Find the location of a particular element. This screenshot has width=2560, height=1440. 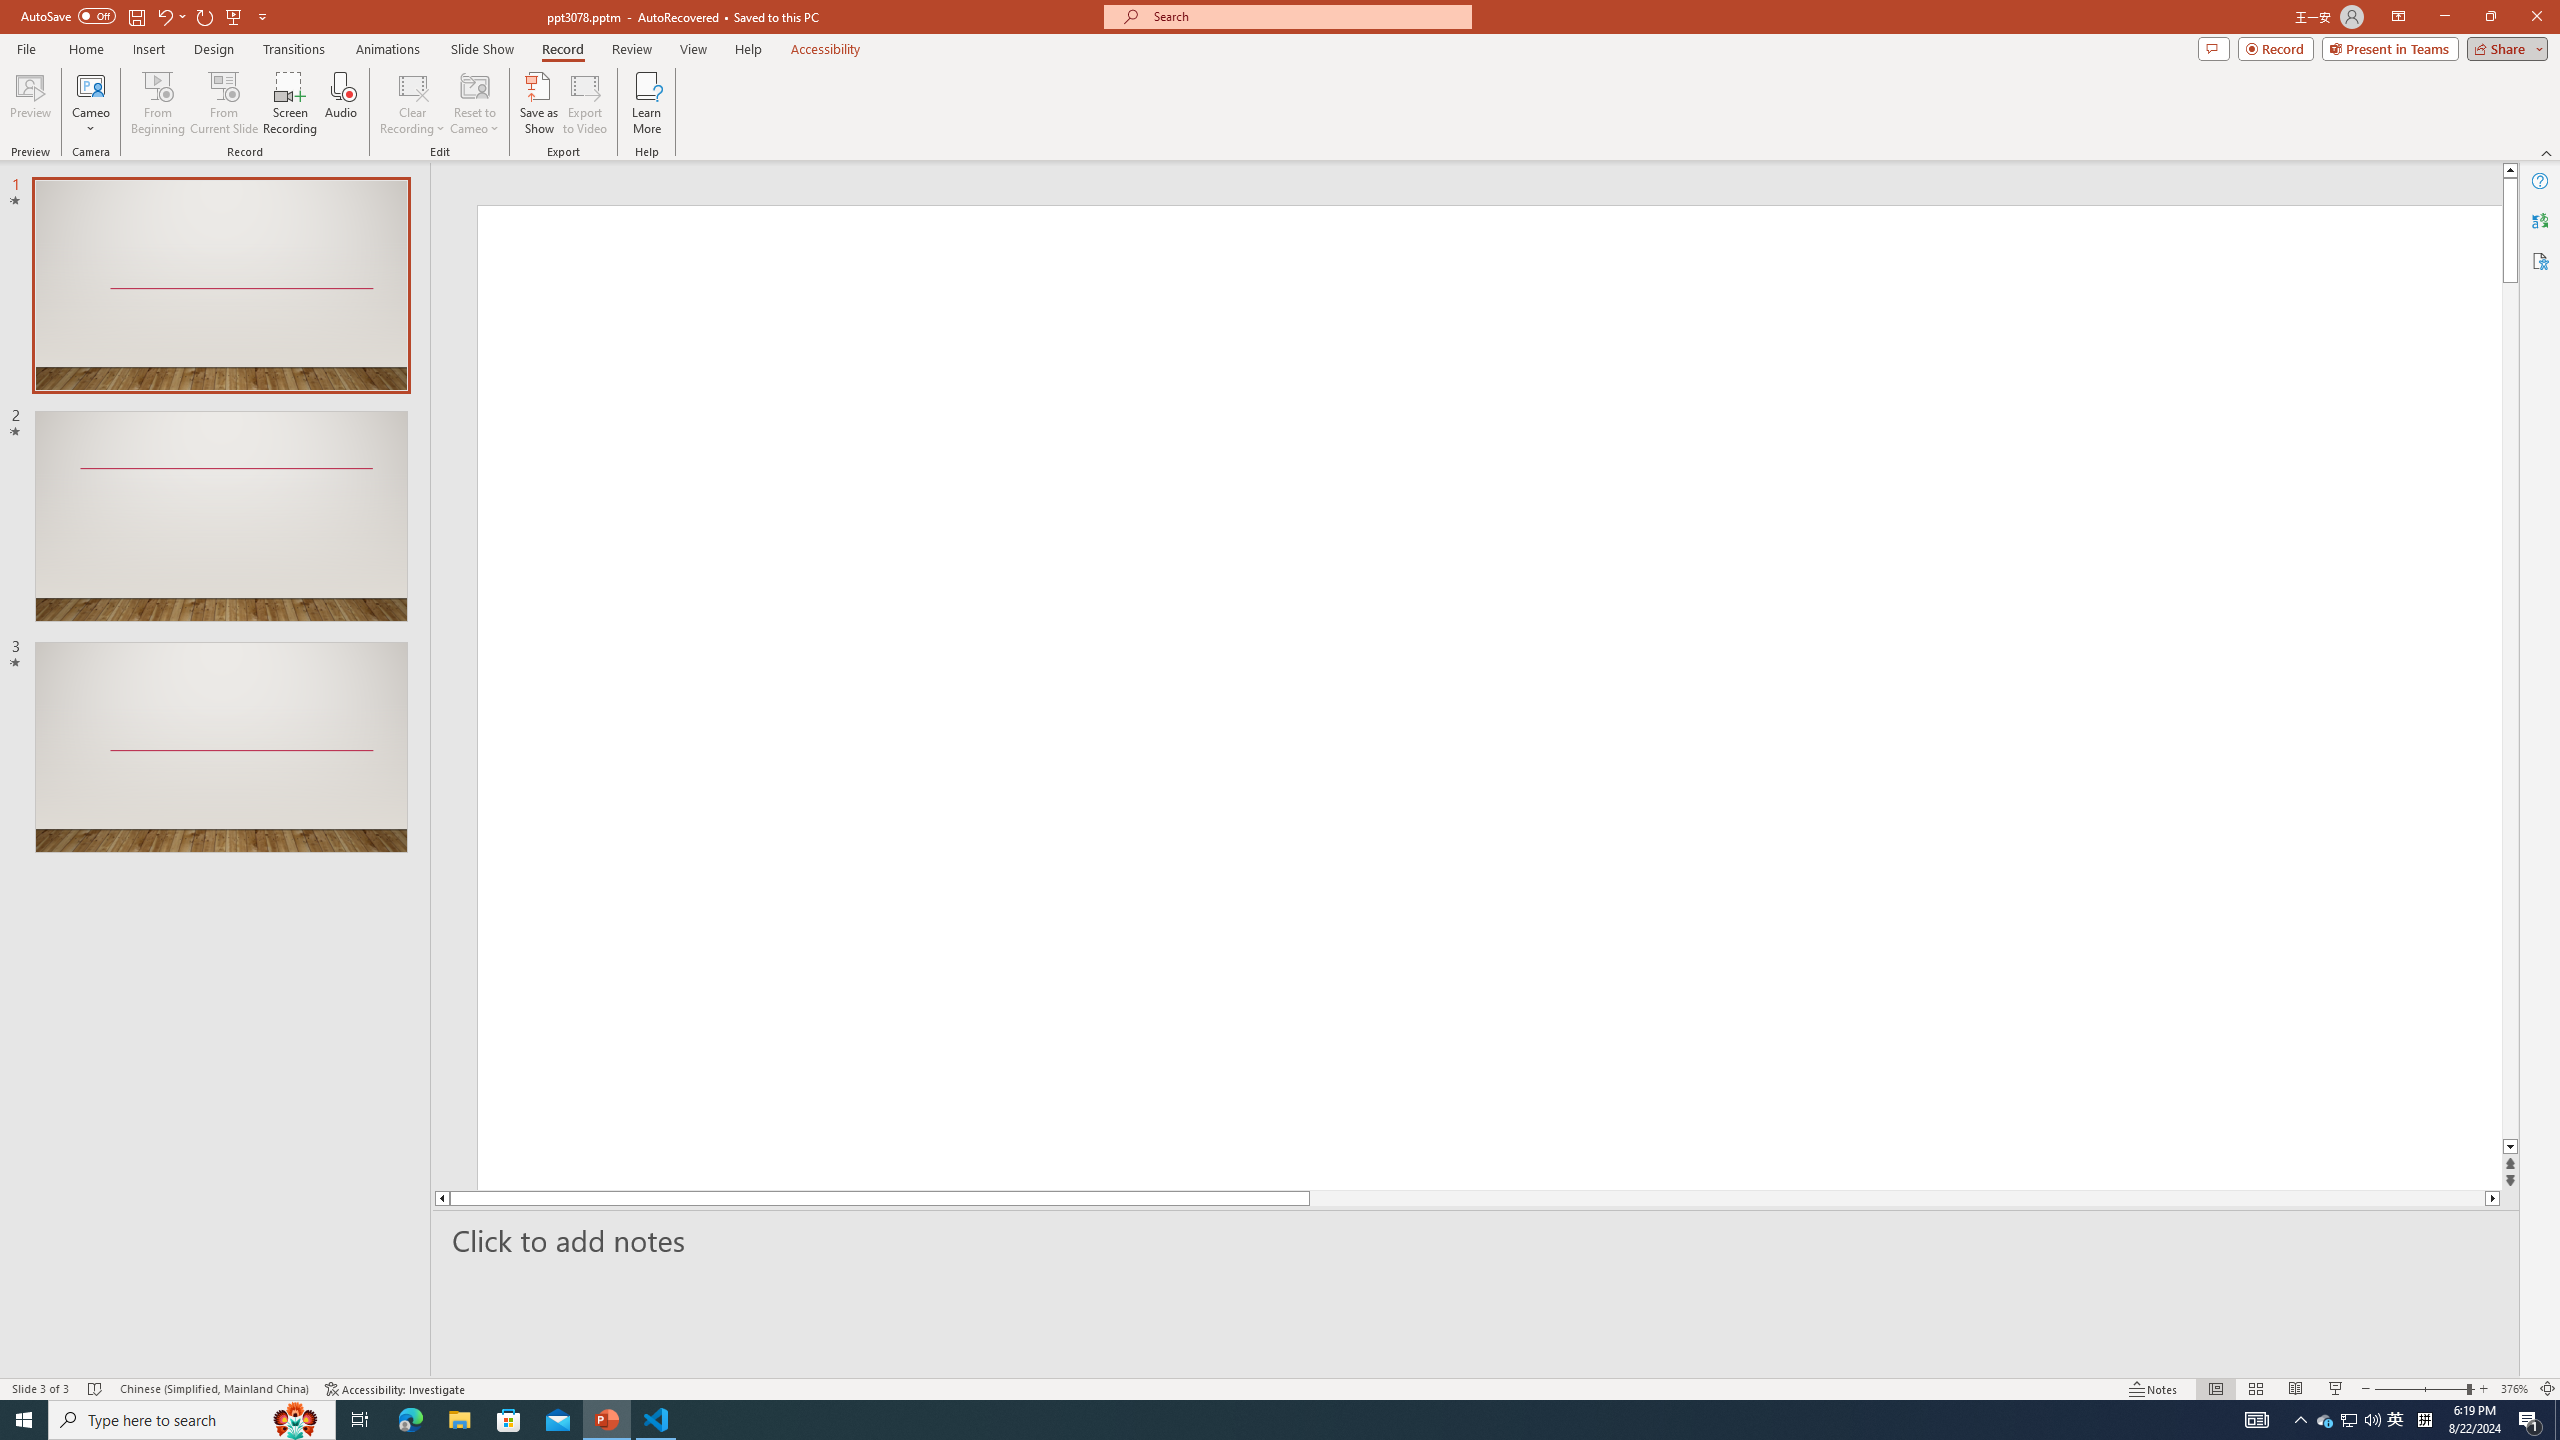

'From Current Slide...' is located at coordinates (224, 103).